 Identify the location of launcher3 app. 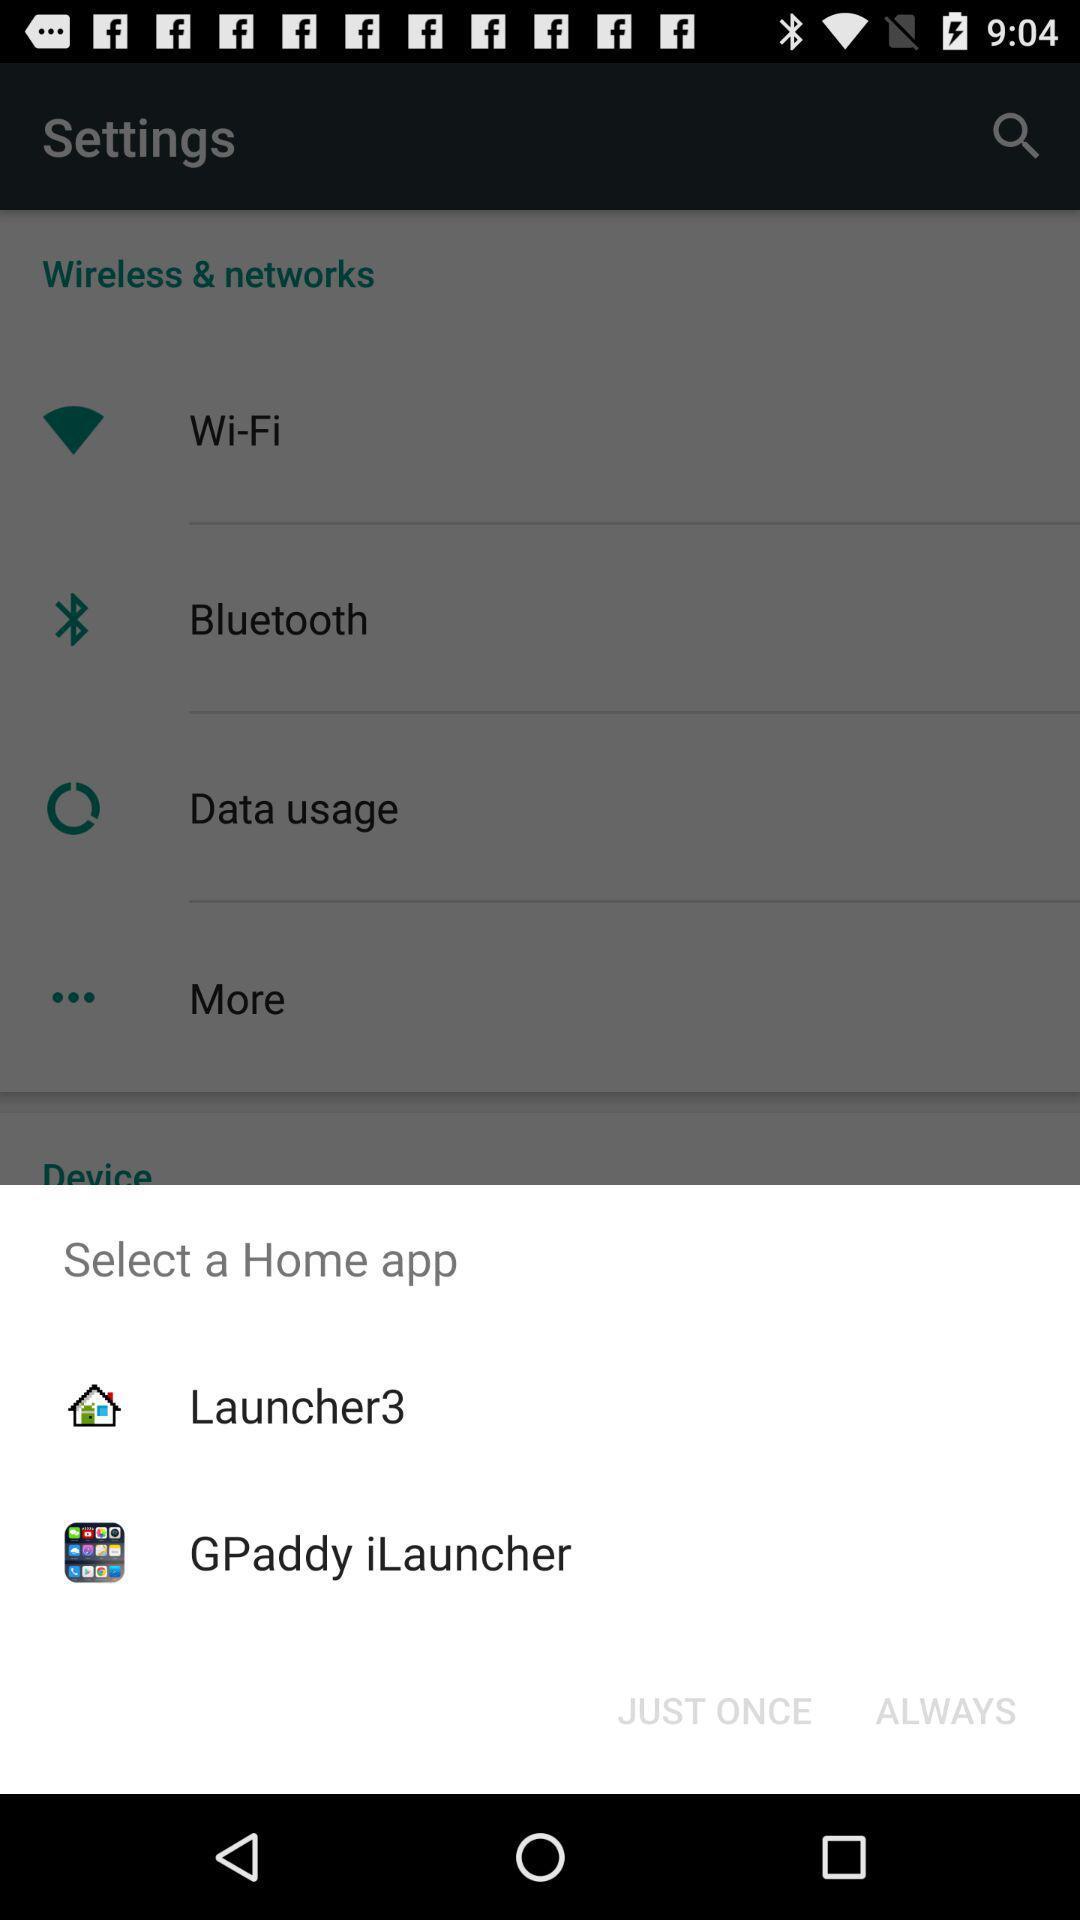
(297, 1404).